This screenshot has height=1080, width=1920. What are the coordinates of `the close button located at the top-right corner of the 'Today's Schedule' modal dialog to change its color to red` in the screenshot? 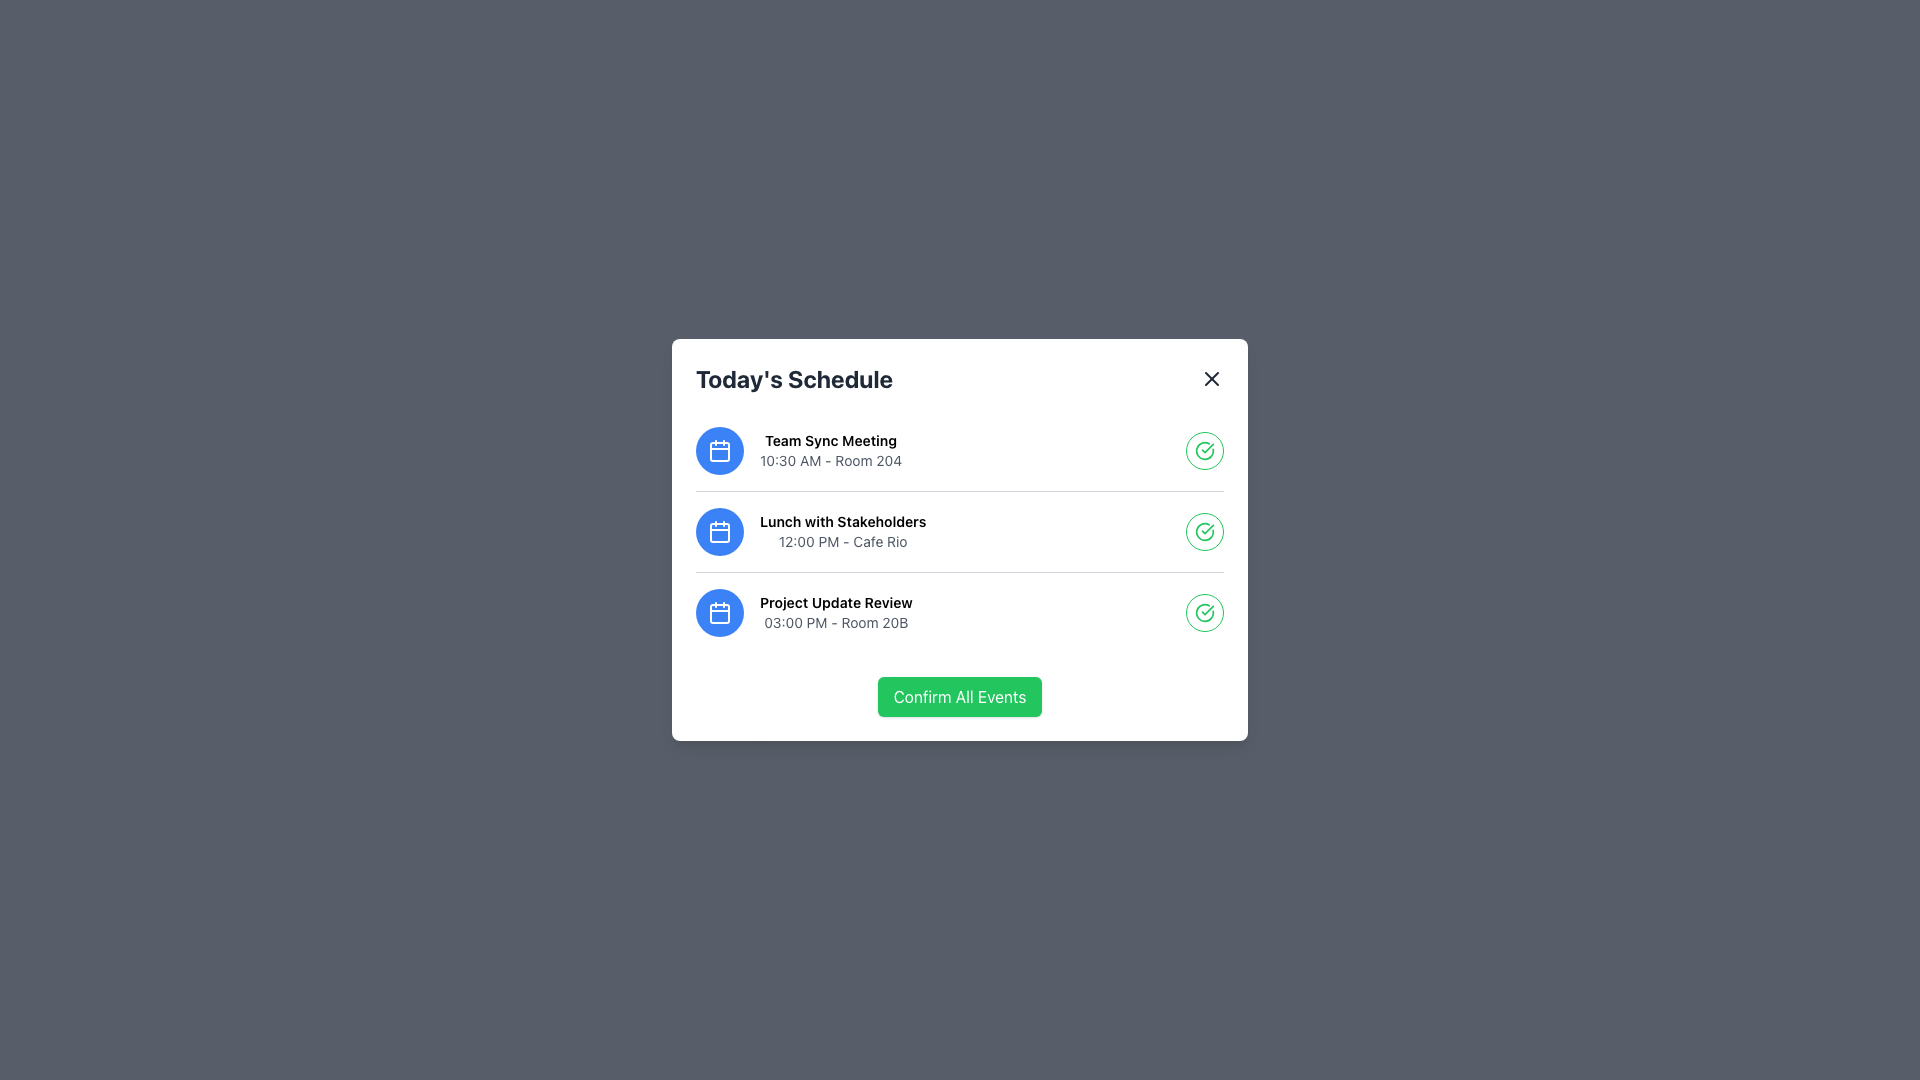 It's located at (1210, 378).